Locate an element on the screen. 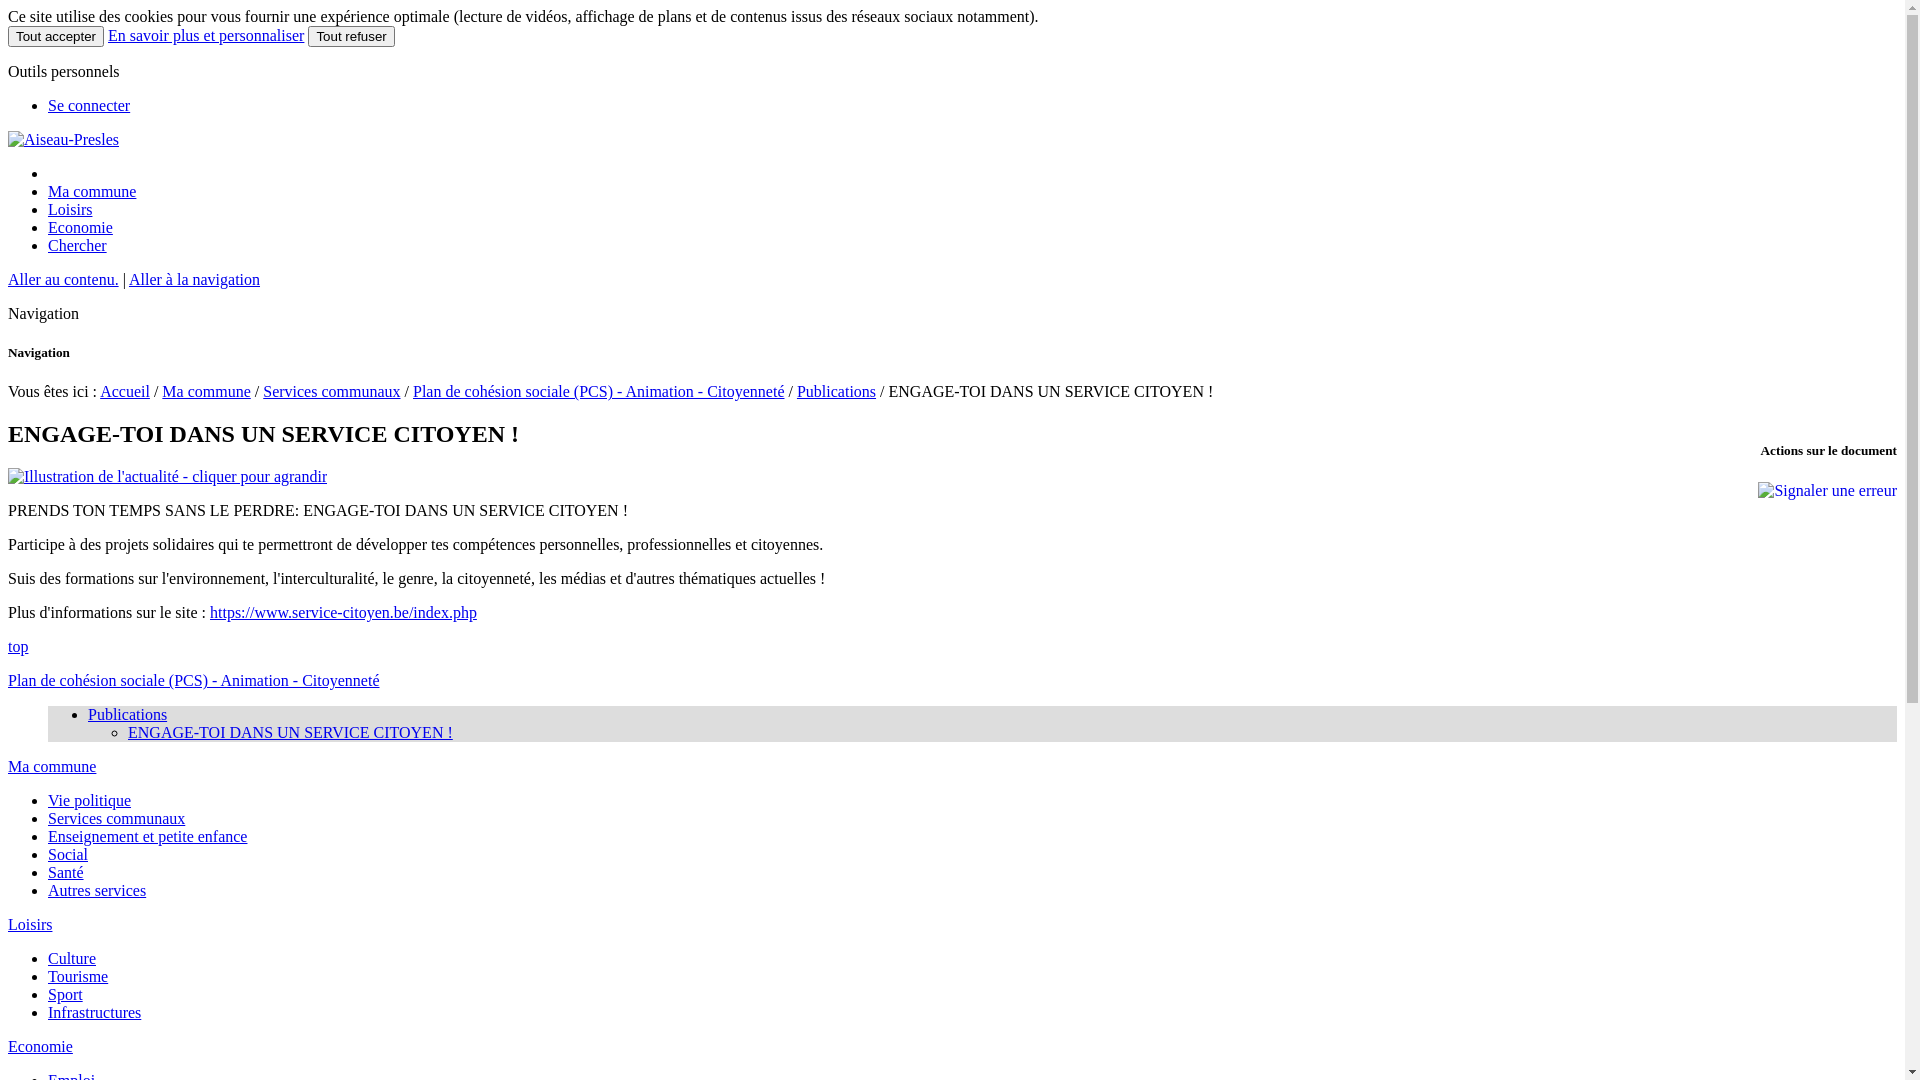  'Social' is located at coordinates (67, 854).